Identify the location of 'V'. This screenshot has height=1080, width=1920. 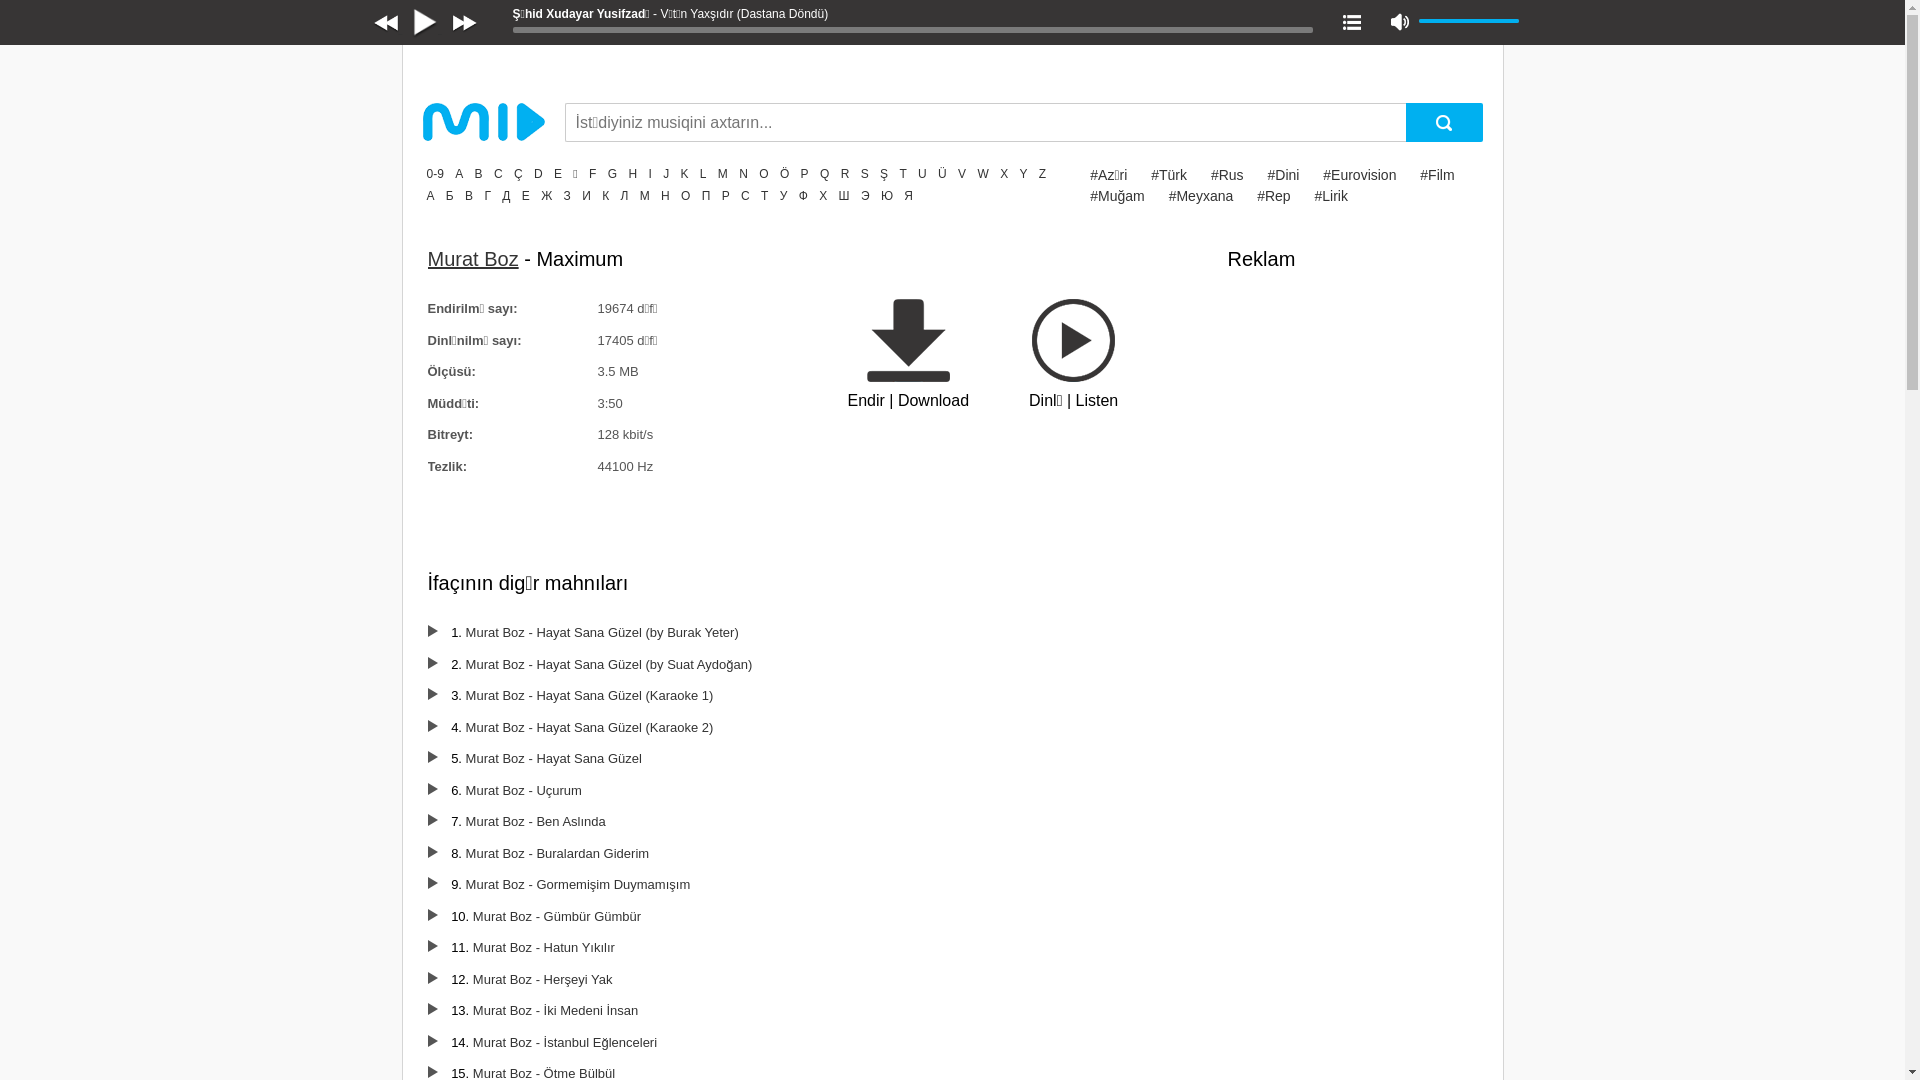
(957, 172).